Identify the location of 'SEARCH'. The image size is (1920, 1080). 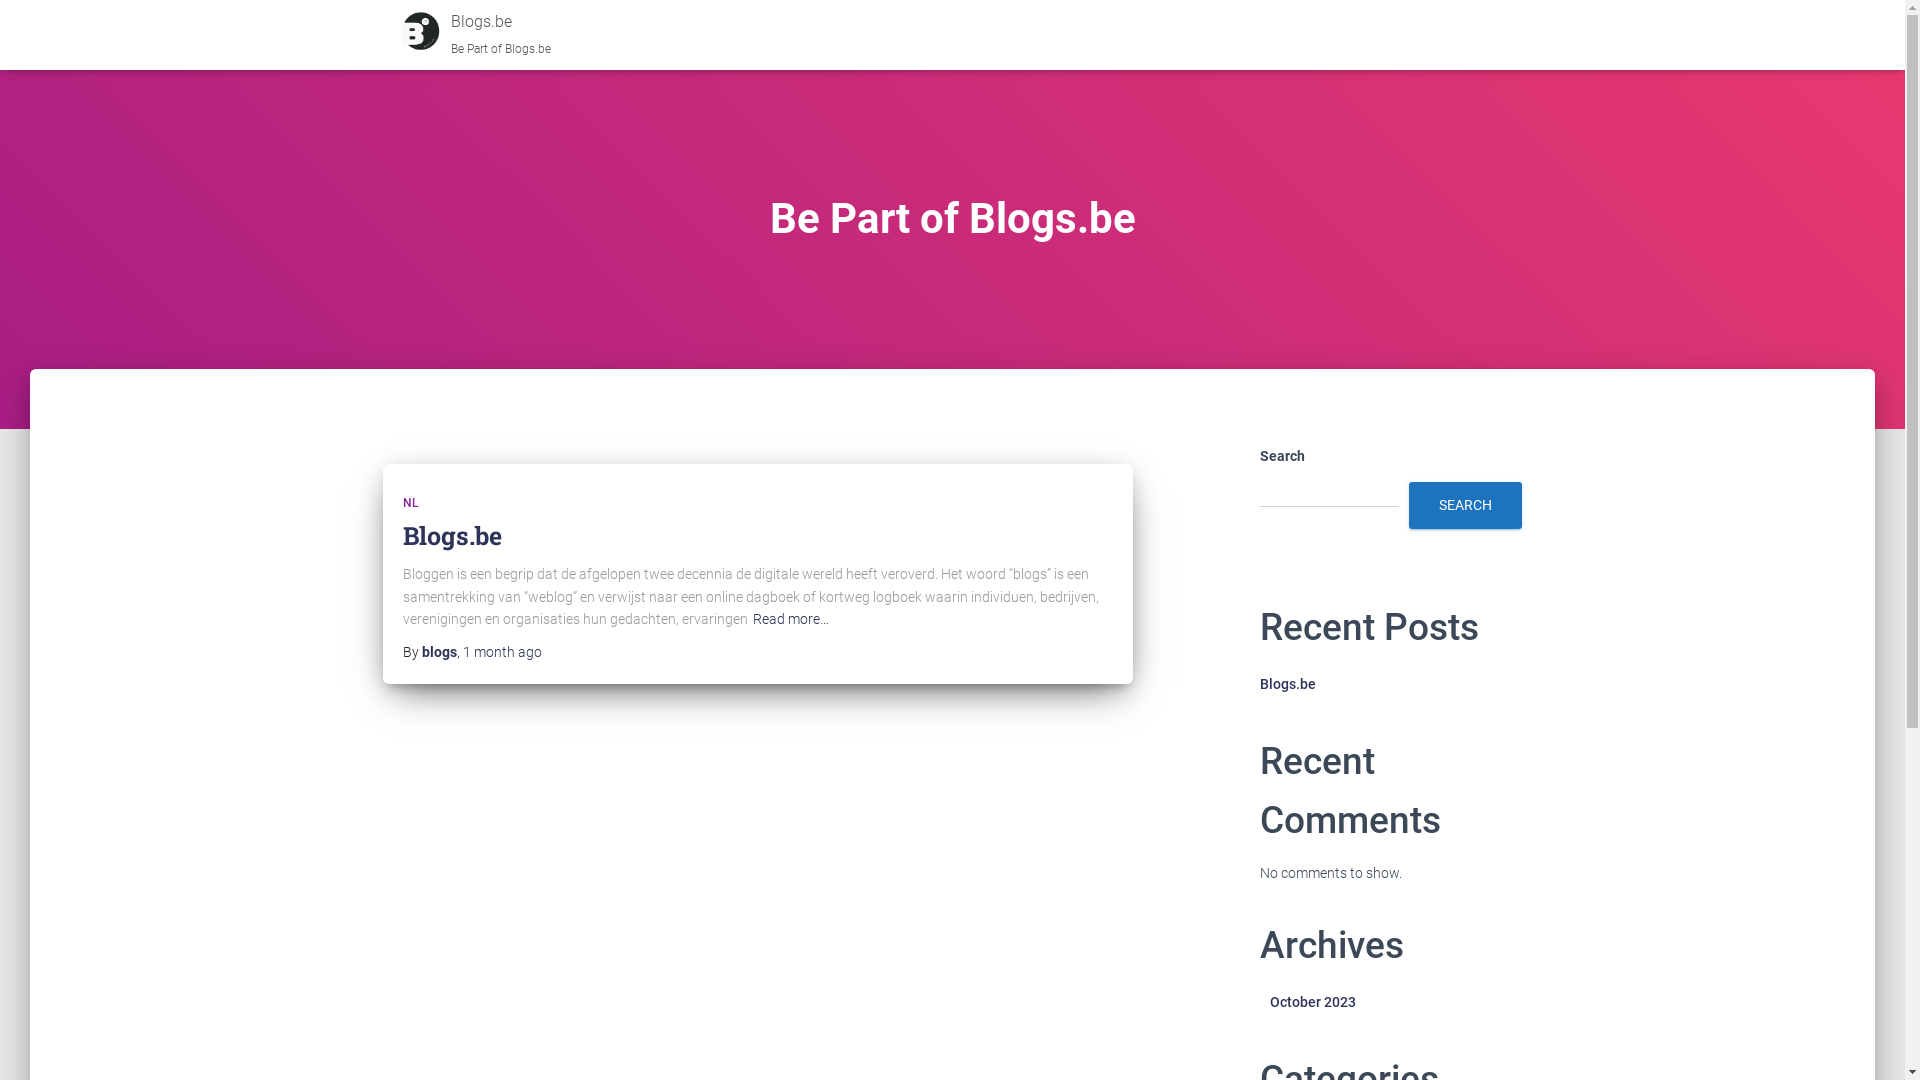
(1464, 504).